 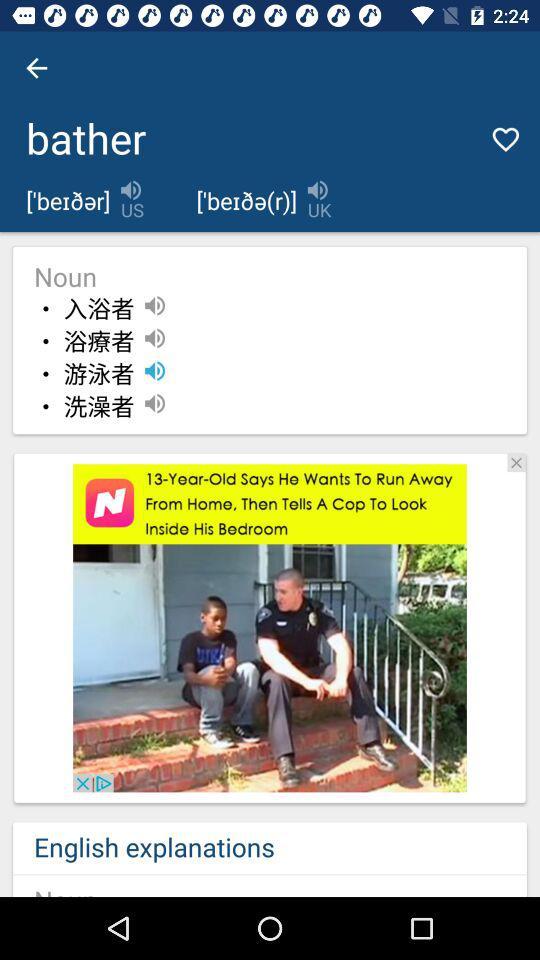 I want to click on advertisement, so click(x=516, y=462).